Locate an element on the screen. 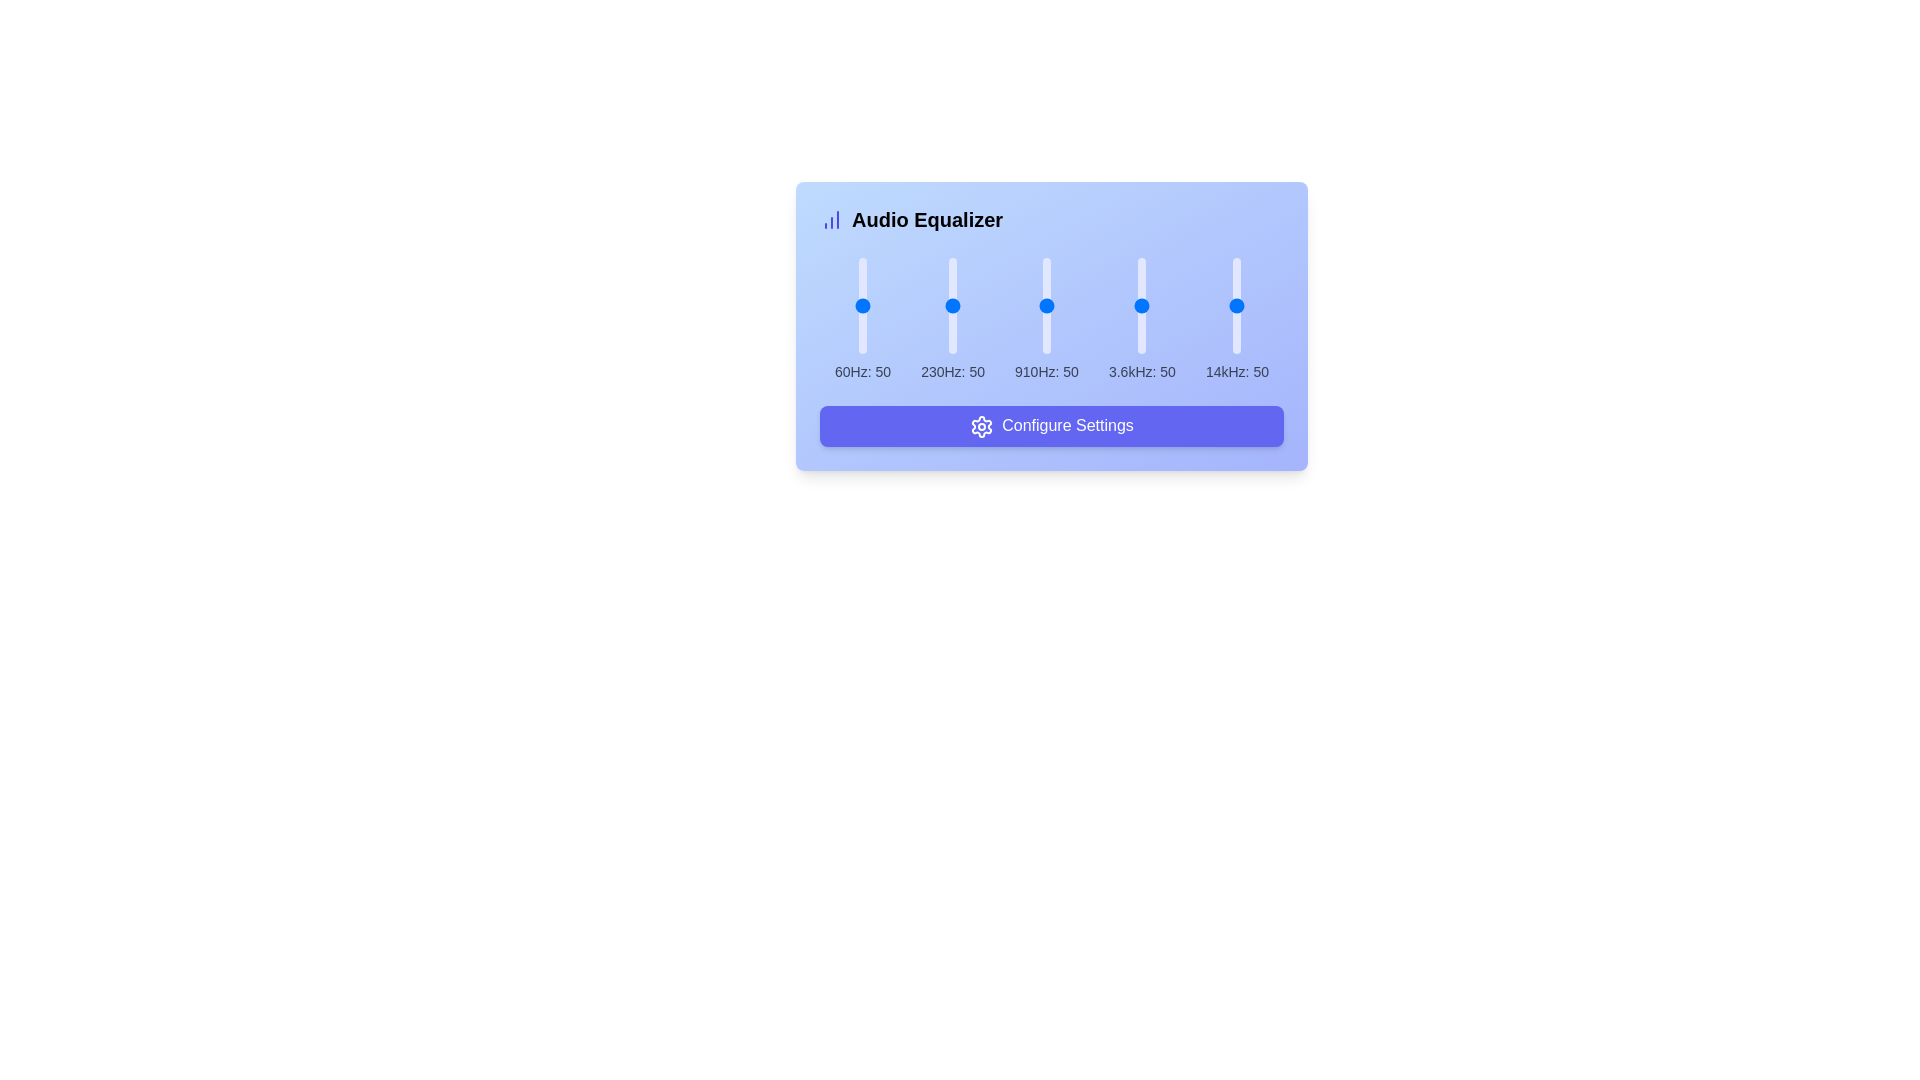  the frequency level of 910Hz is located at coordinates (1045, 321).